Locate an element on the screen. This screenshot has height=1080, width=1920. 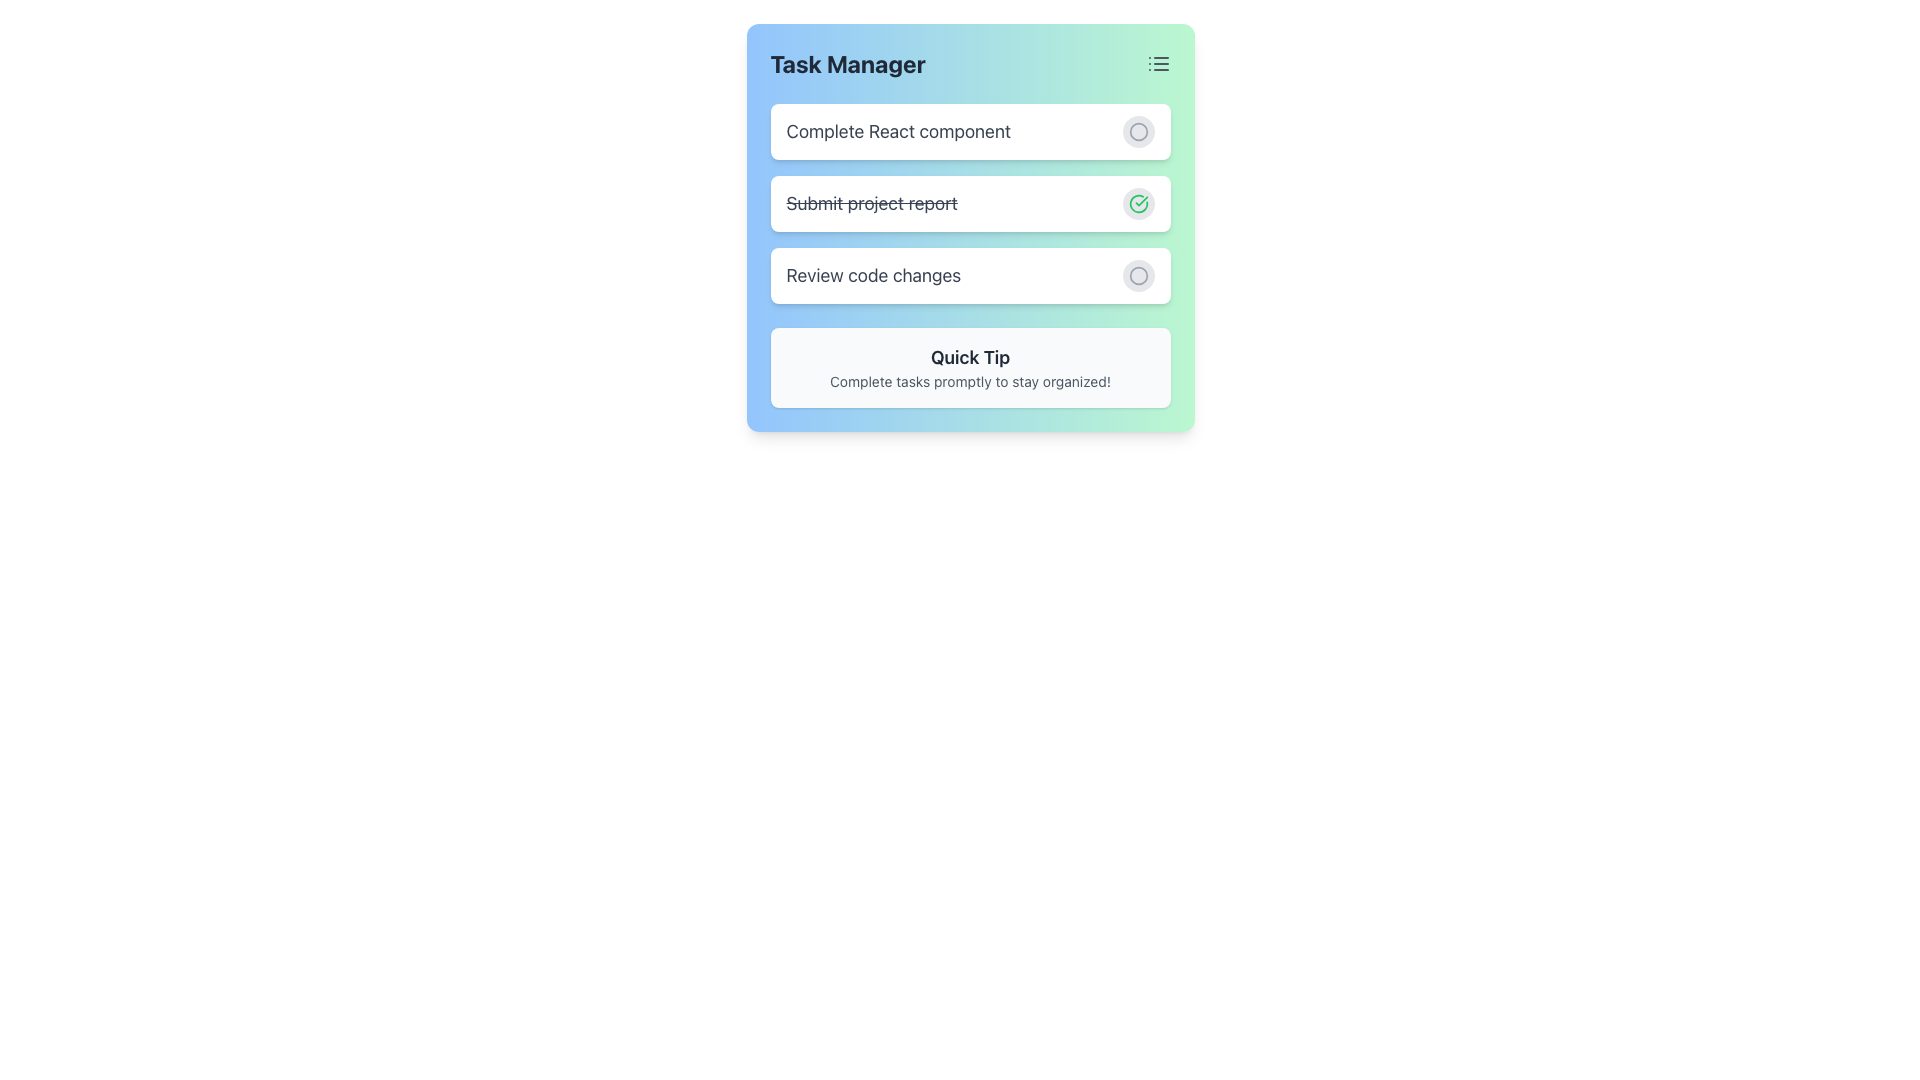
the Text Label that serves as a heading for quick tips, located above the text 'Complete tasks promptly to stay organized!' in a light gray box is located at coordinates (970, 357).